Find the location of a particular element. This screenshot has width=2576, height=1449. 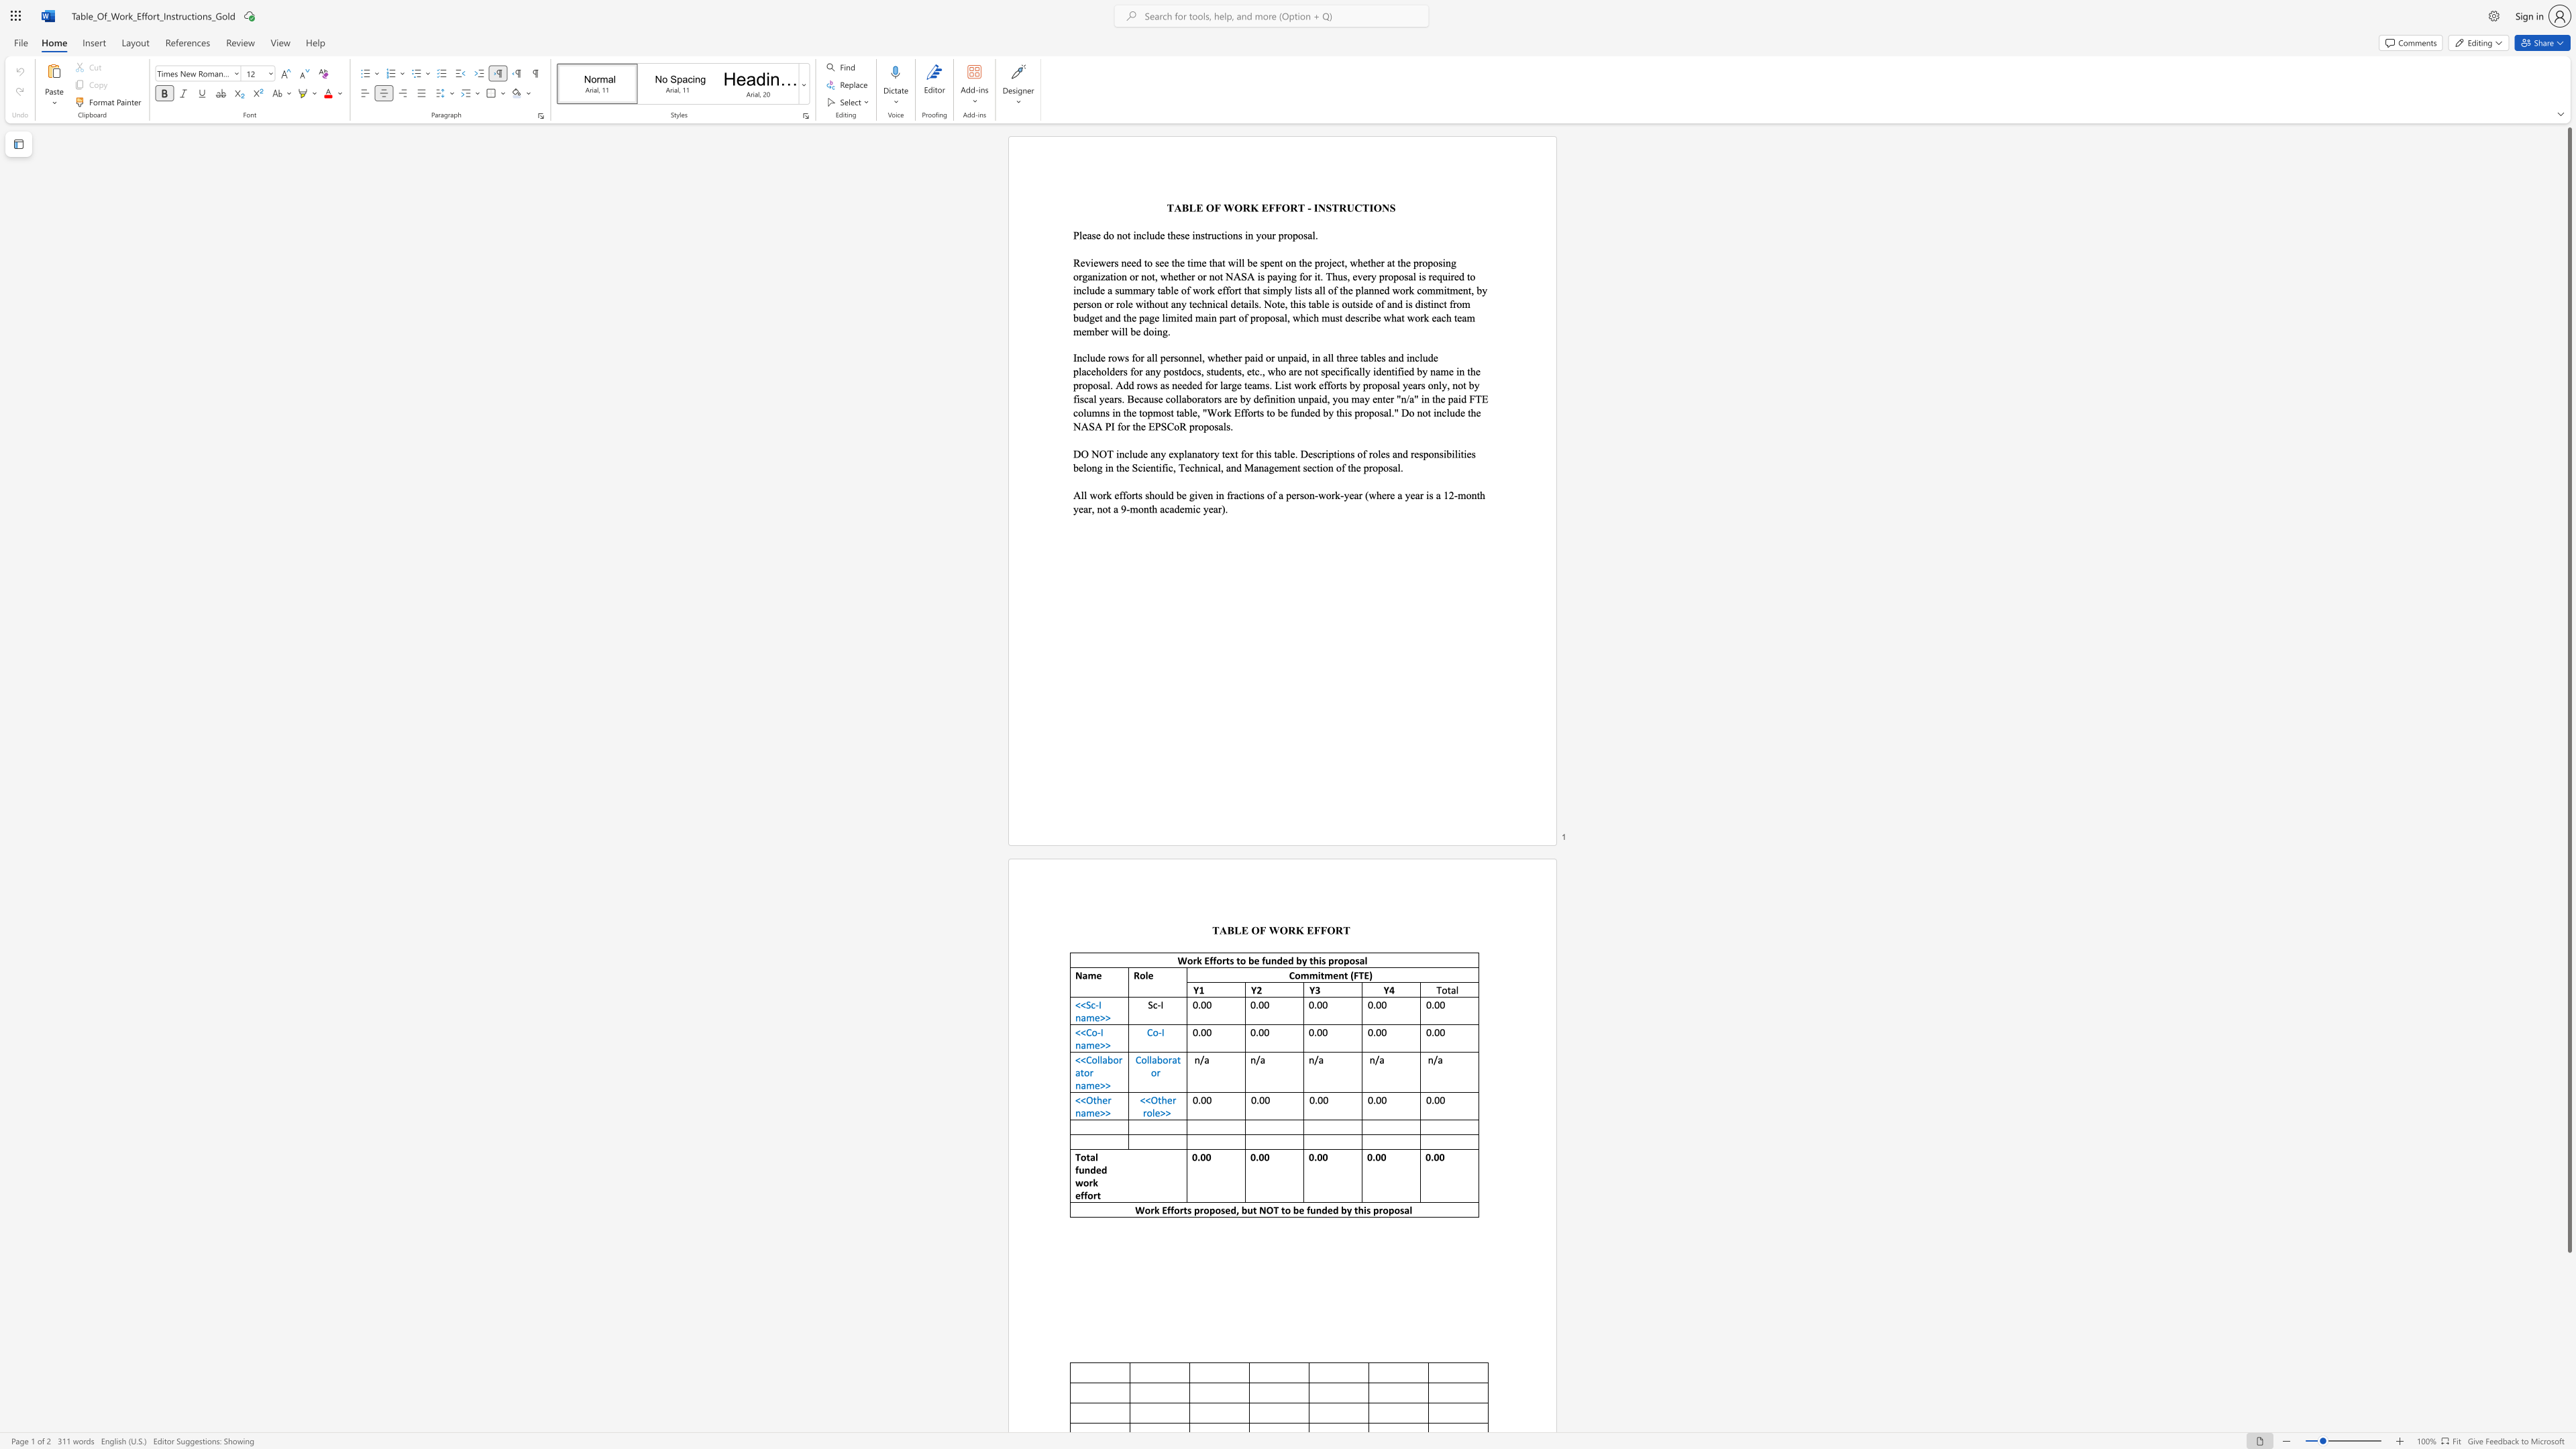

the page's right scrollbar for downward movement is located at coordinates (2568, 1428).